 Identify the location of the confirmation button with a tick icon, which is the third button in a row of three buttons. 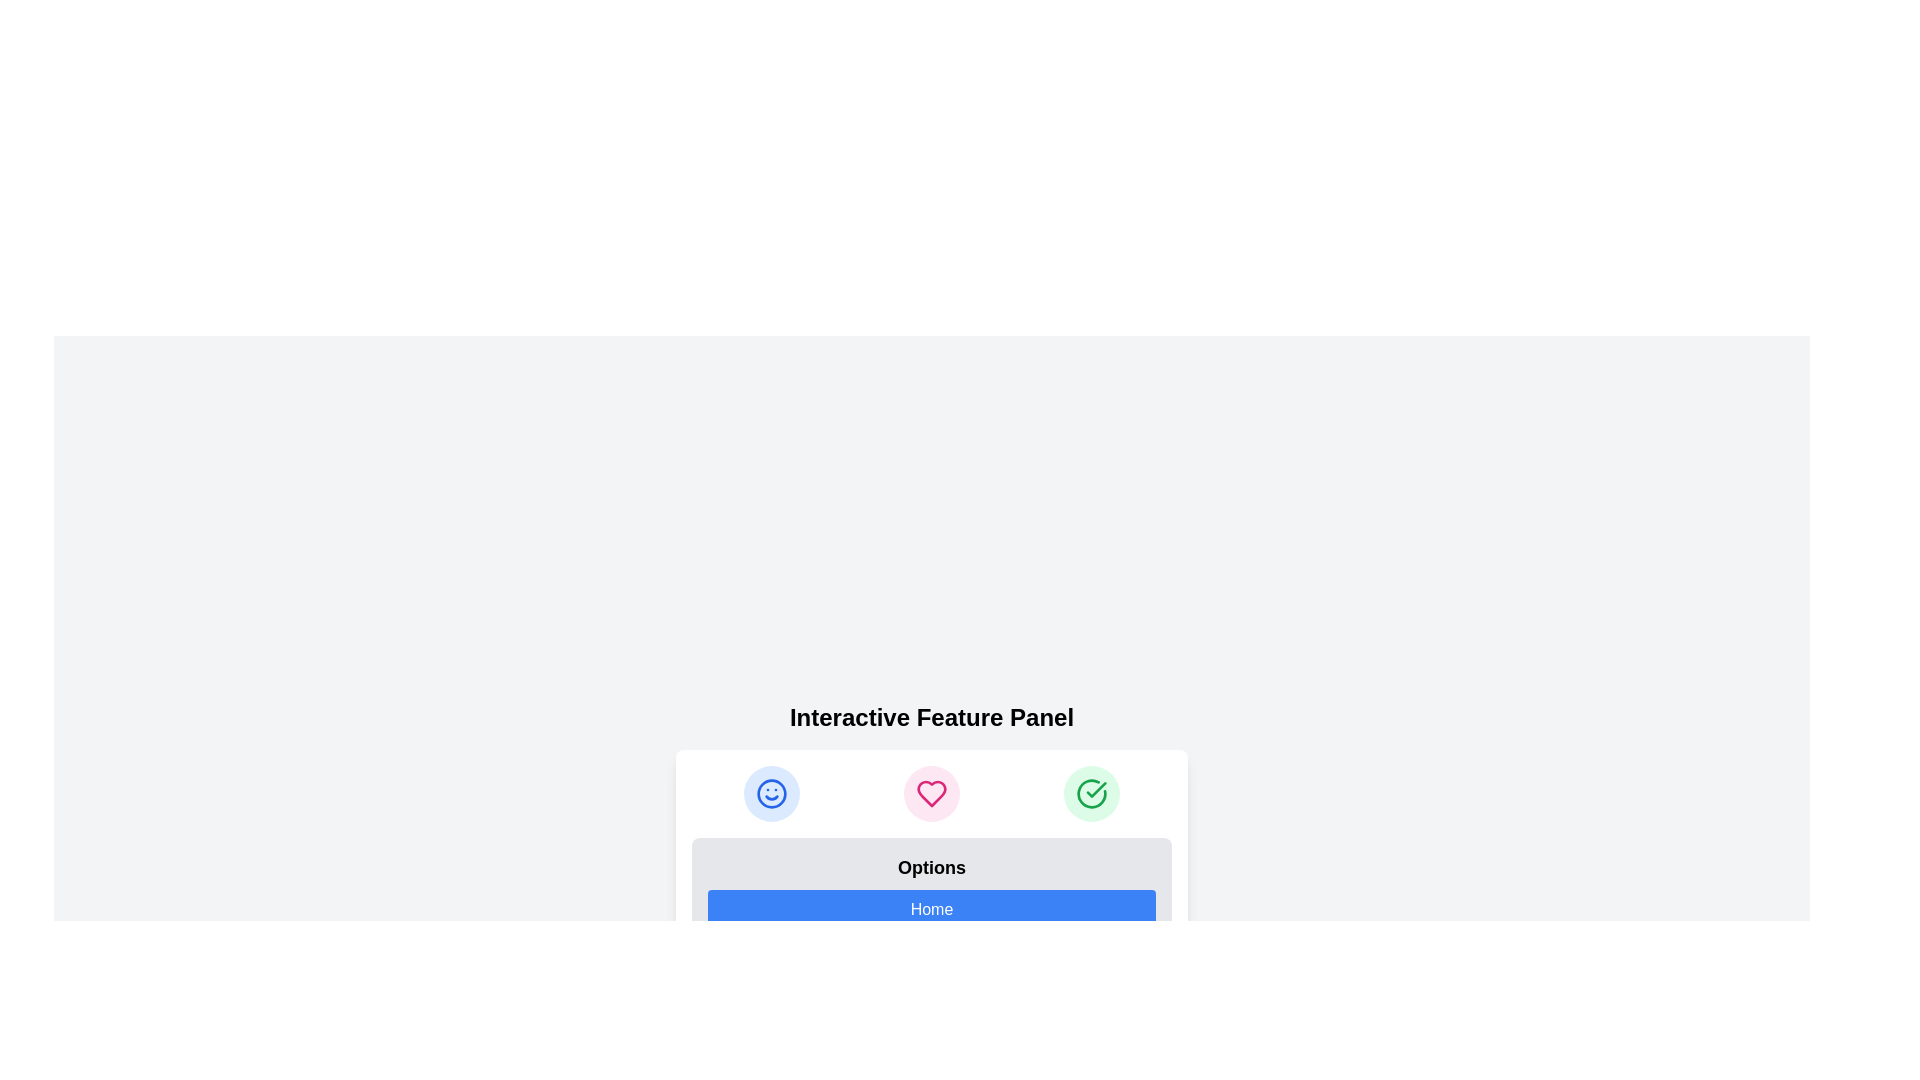
(1090, 793).